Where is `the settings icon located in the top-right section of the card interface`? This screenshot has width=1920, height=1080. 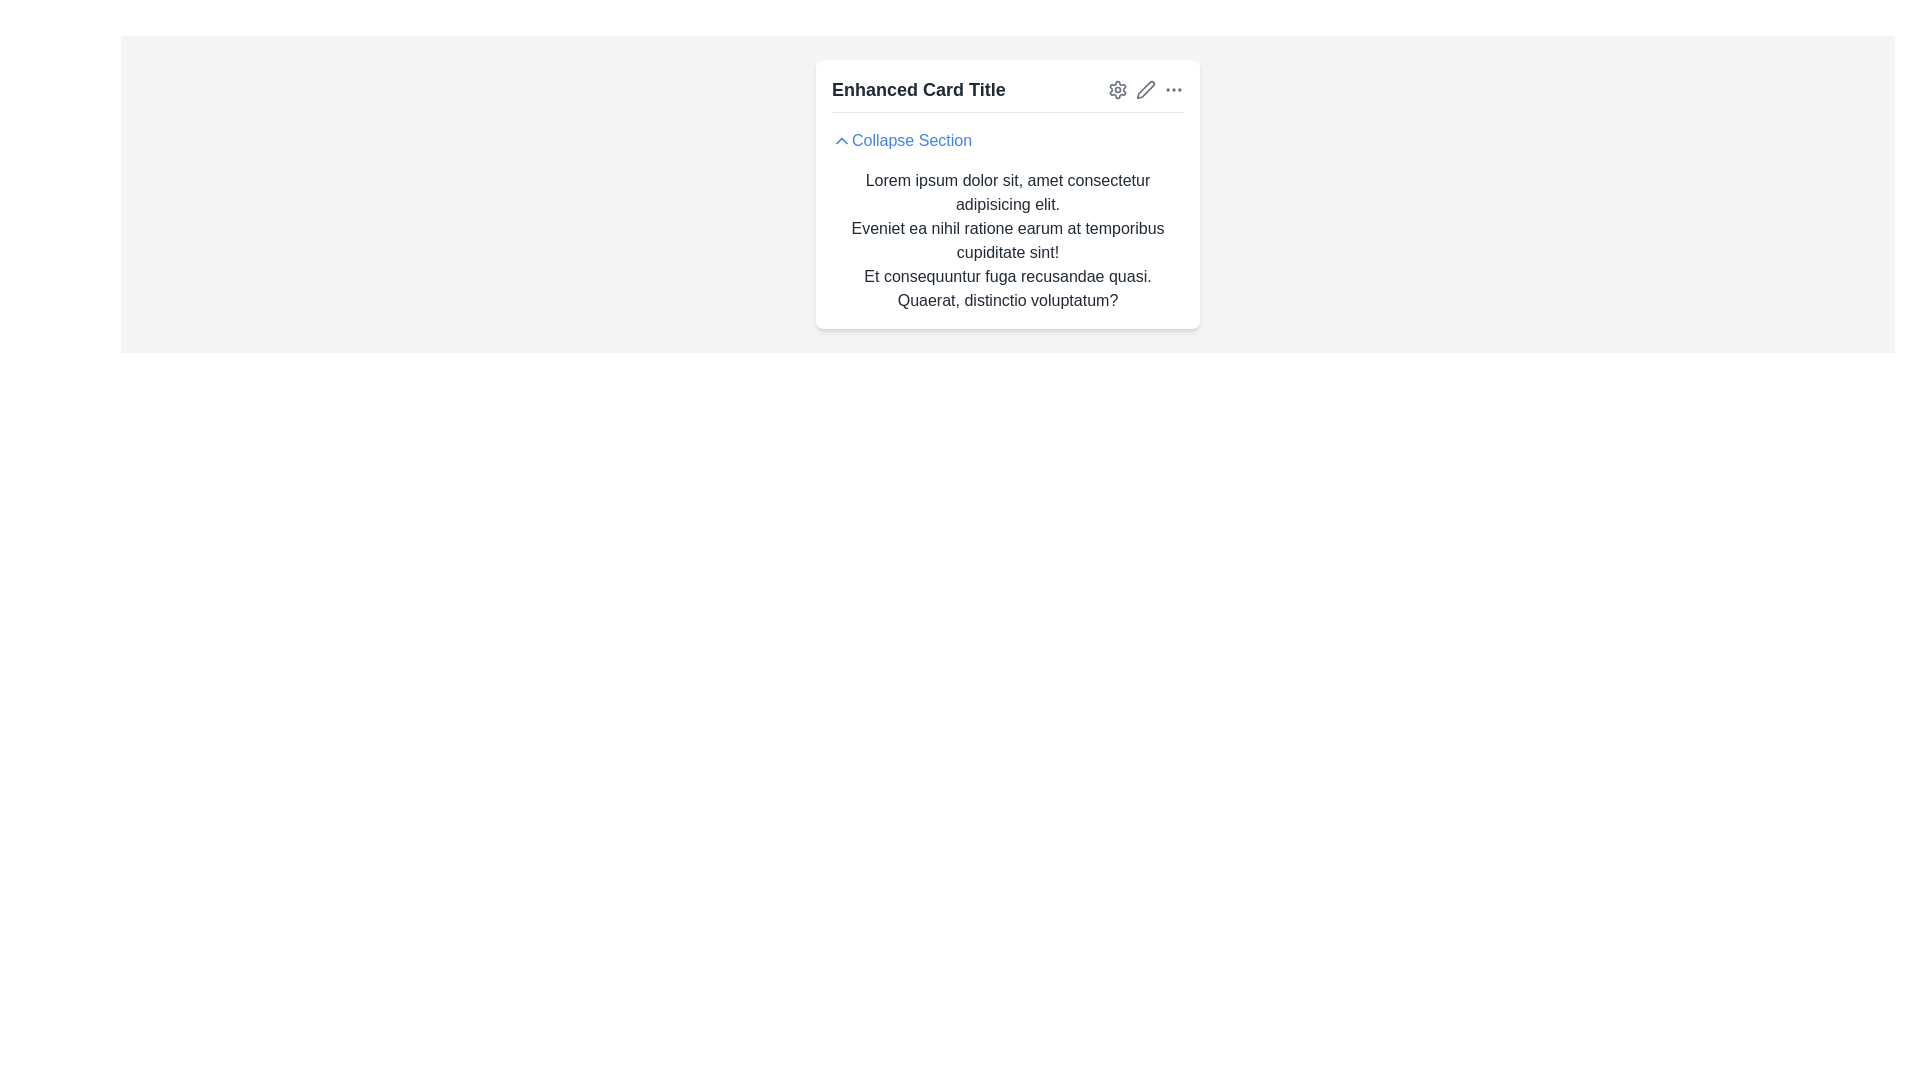
the settings icon located in the top-right section of the card interface is located at coordinates (1117, 88).